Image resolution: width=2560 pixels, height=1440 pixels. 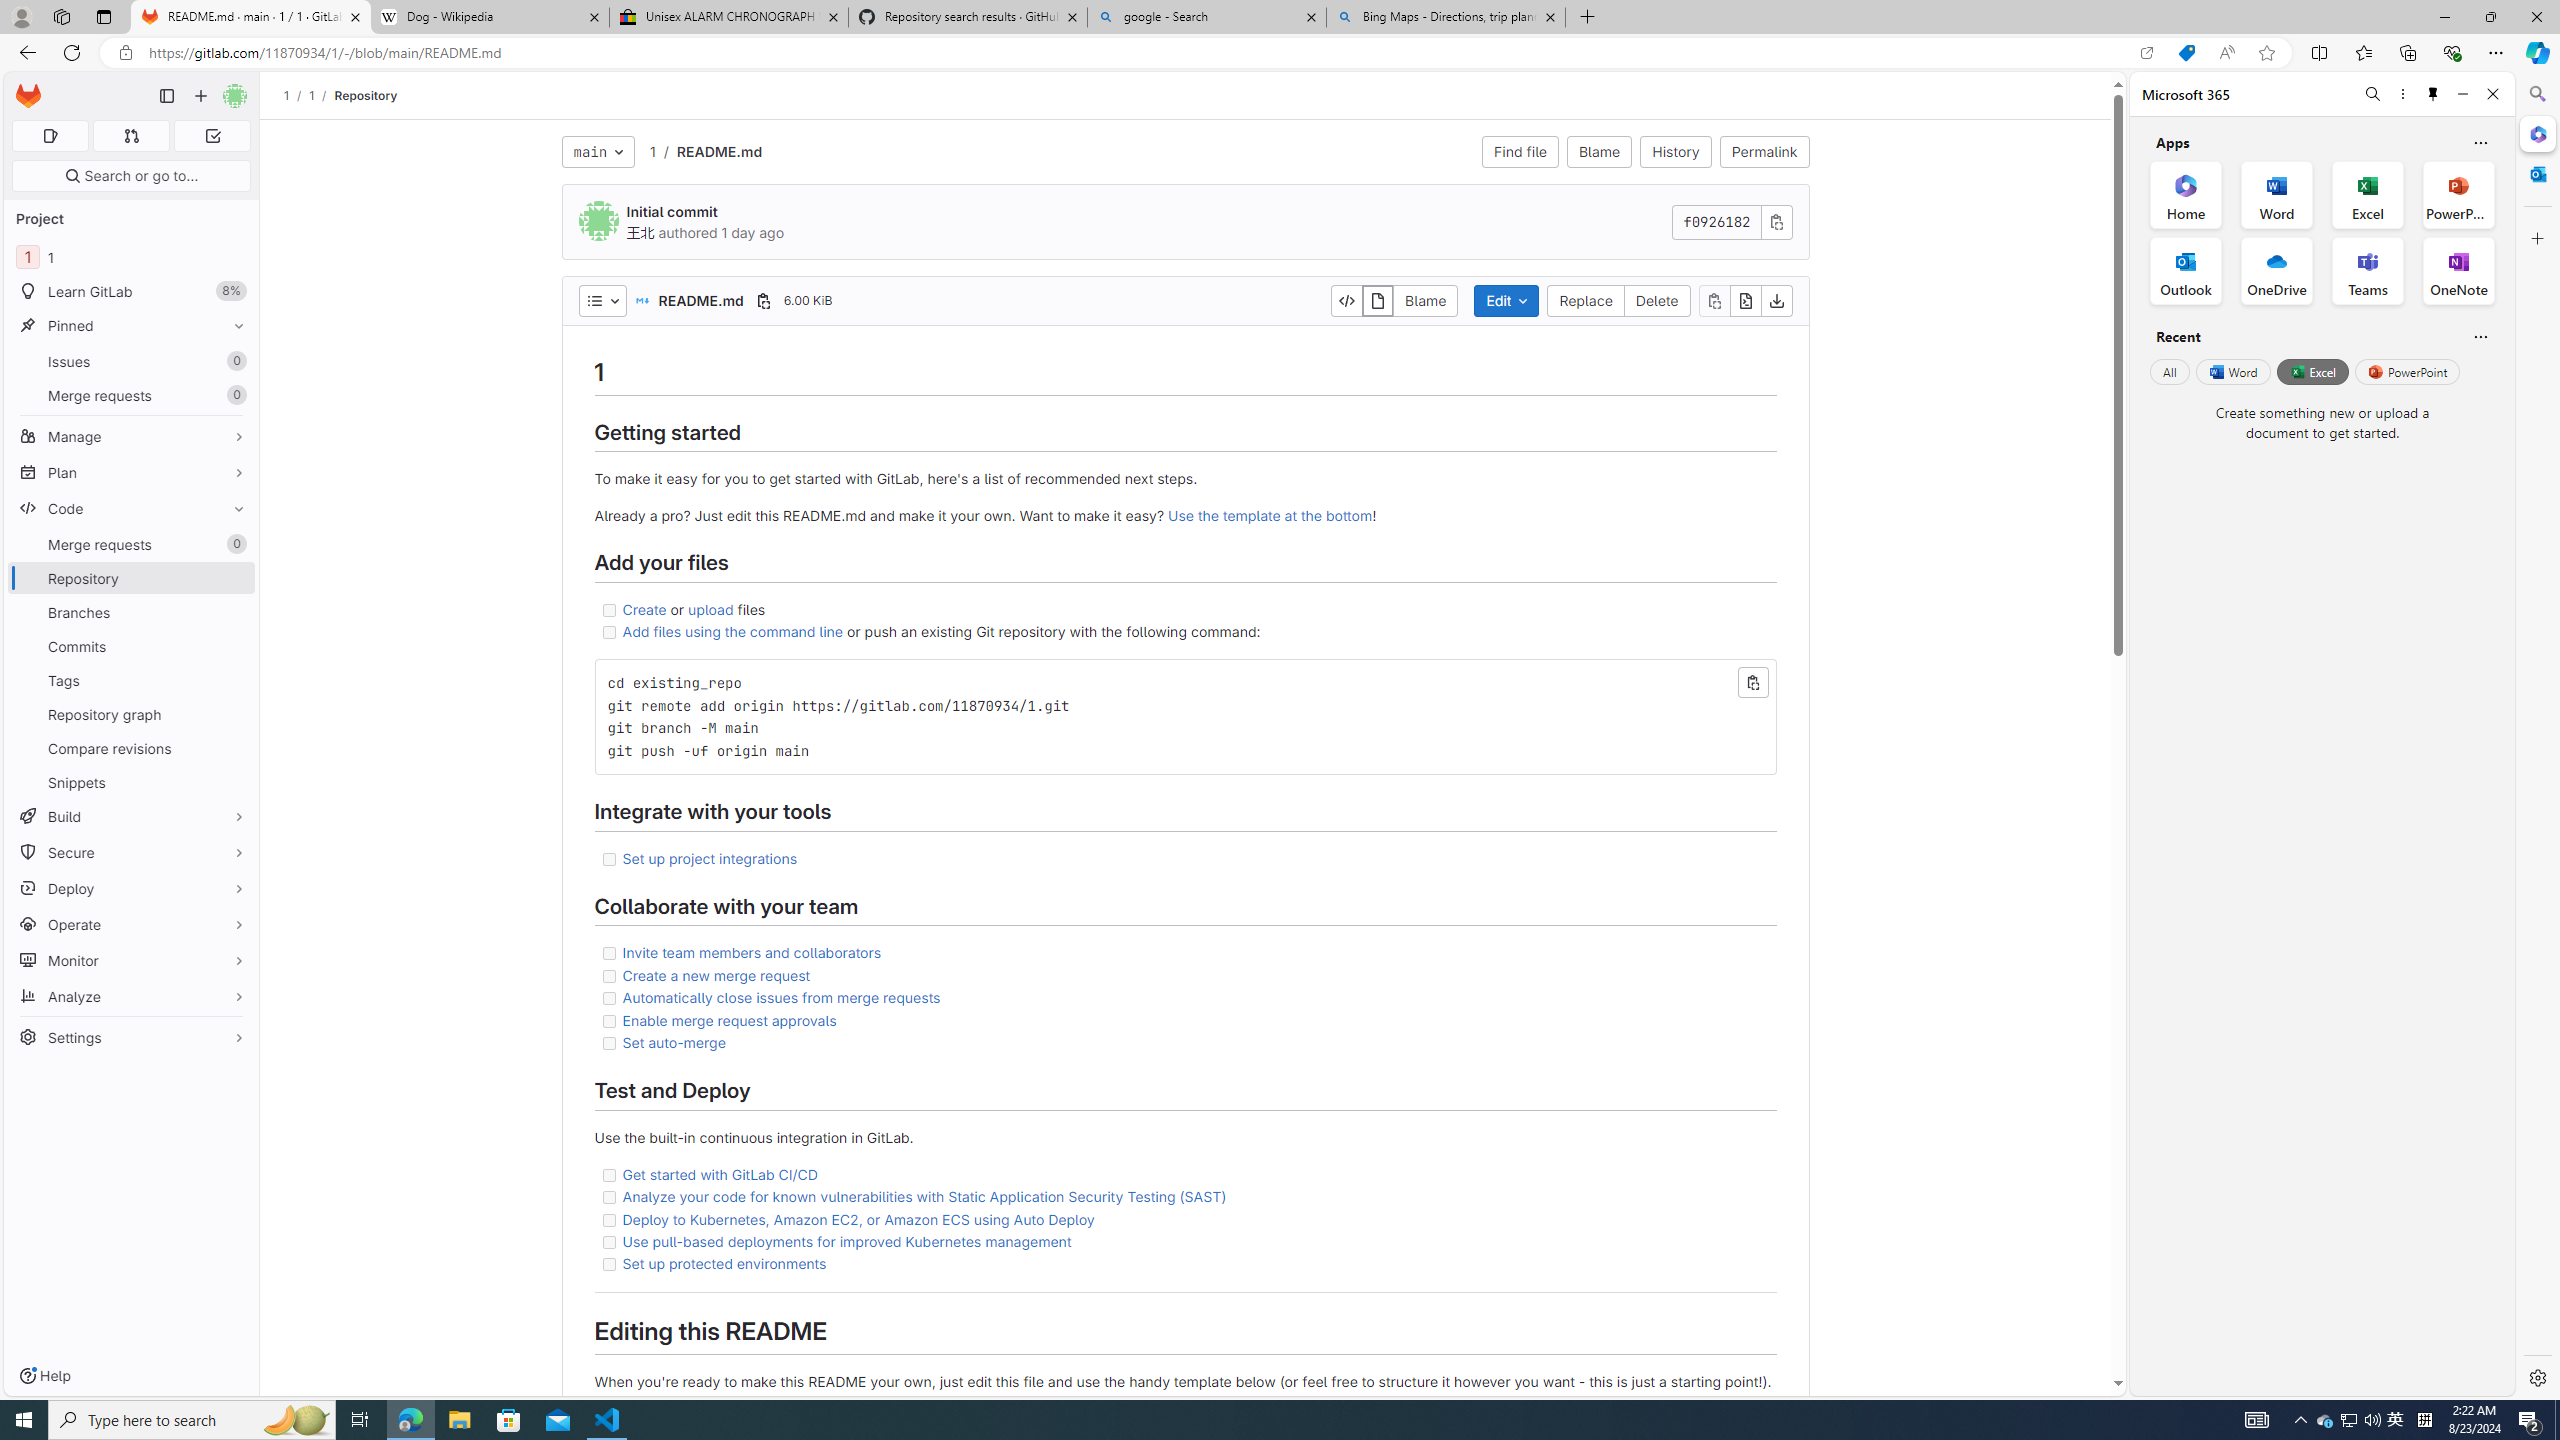 I want to click on 'Create a new merge request', so click(x=716, y=973).